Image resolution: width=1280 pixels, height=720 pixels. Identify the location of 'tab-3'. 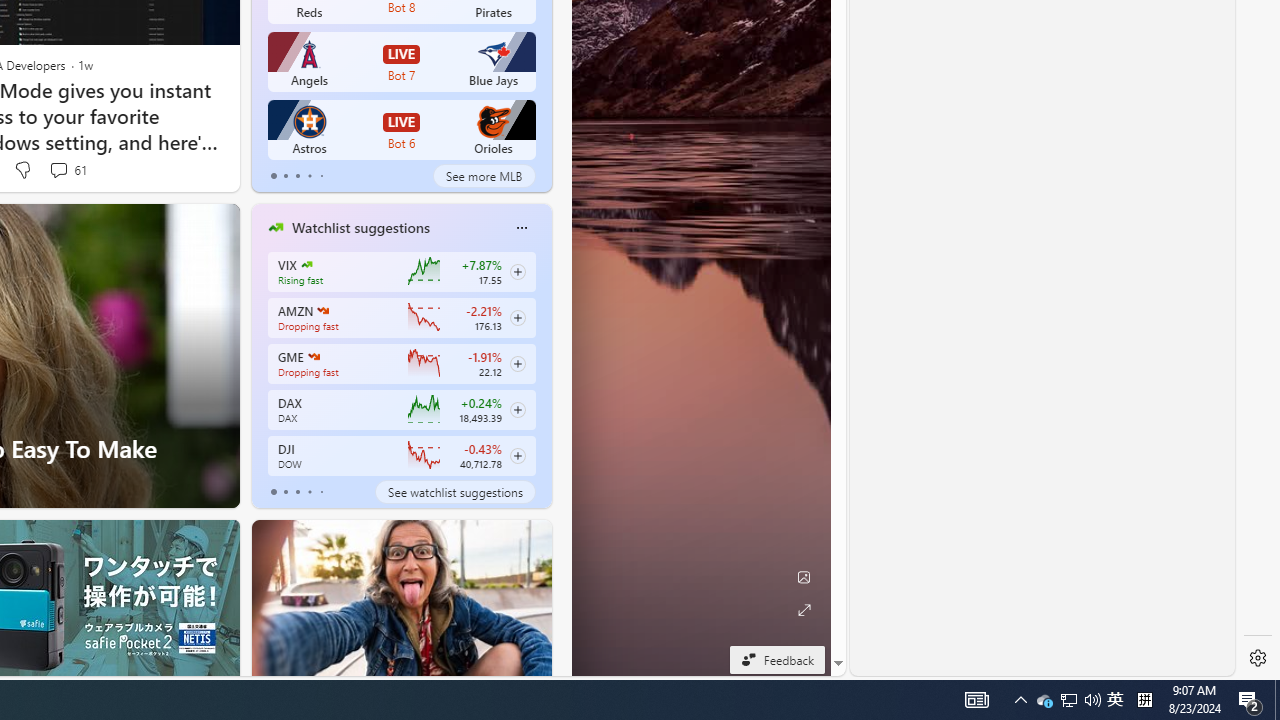
(308, 492).